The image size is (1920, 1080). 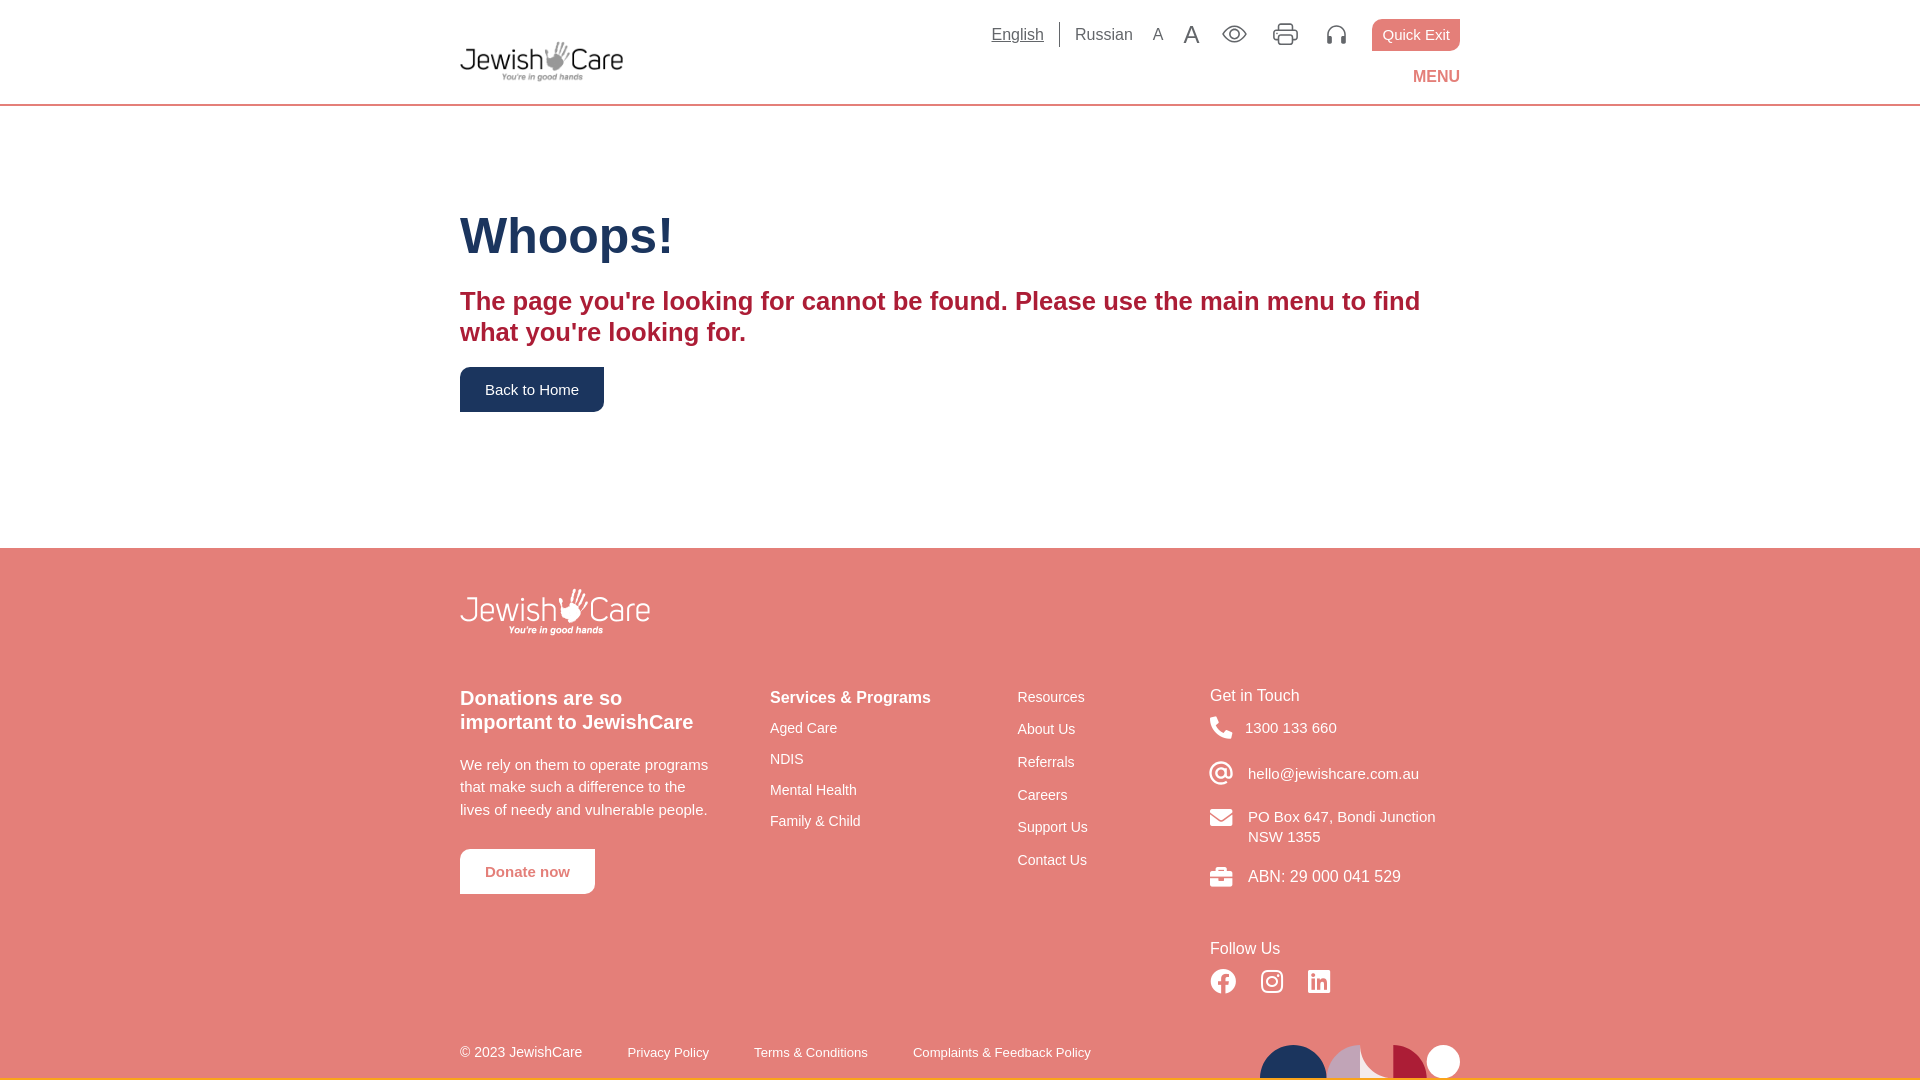 I want to click on '1300 133 660', so click(x=1291, y=727).